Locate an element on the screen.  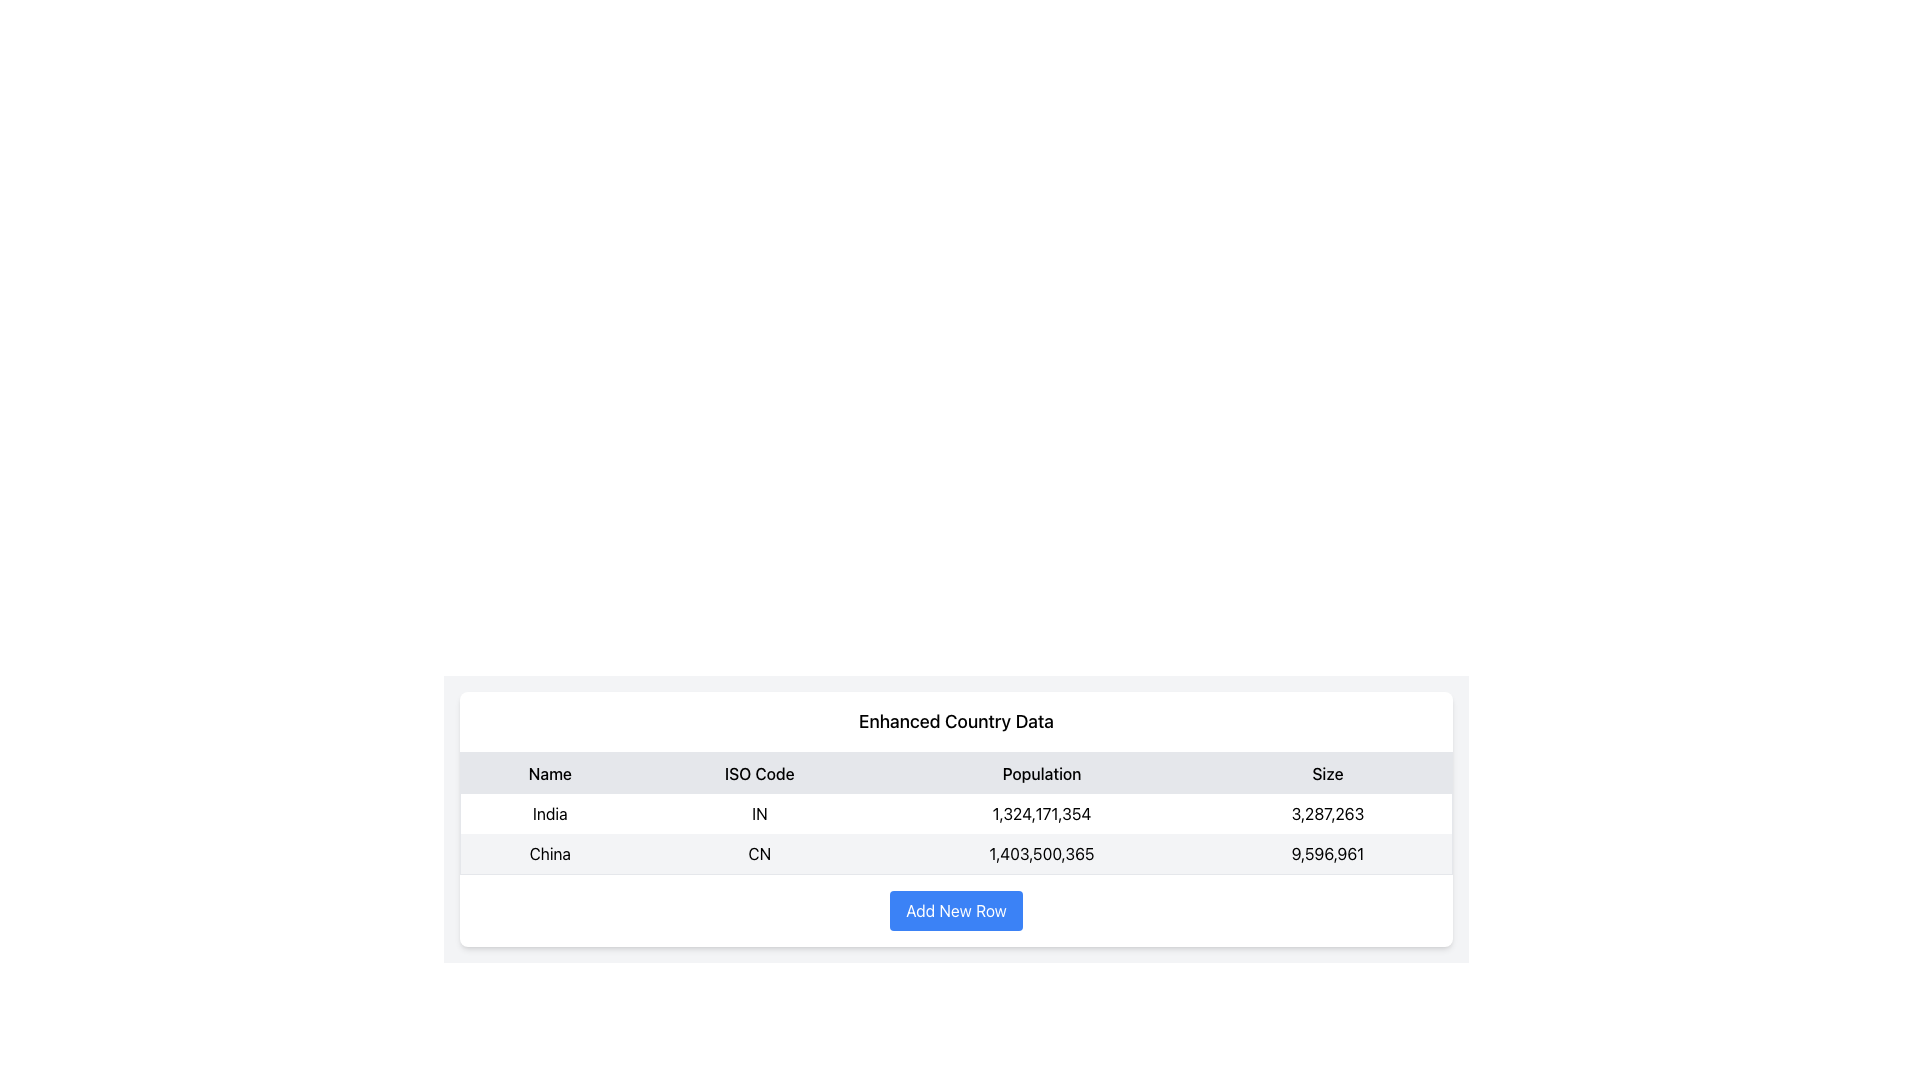
the first data row in the table that provides information about India, including its ISO Code, population, and size is located at coordinates (955, 834).